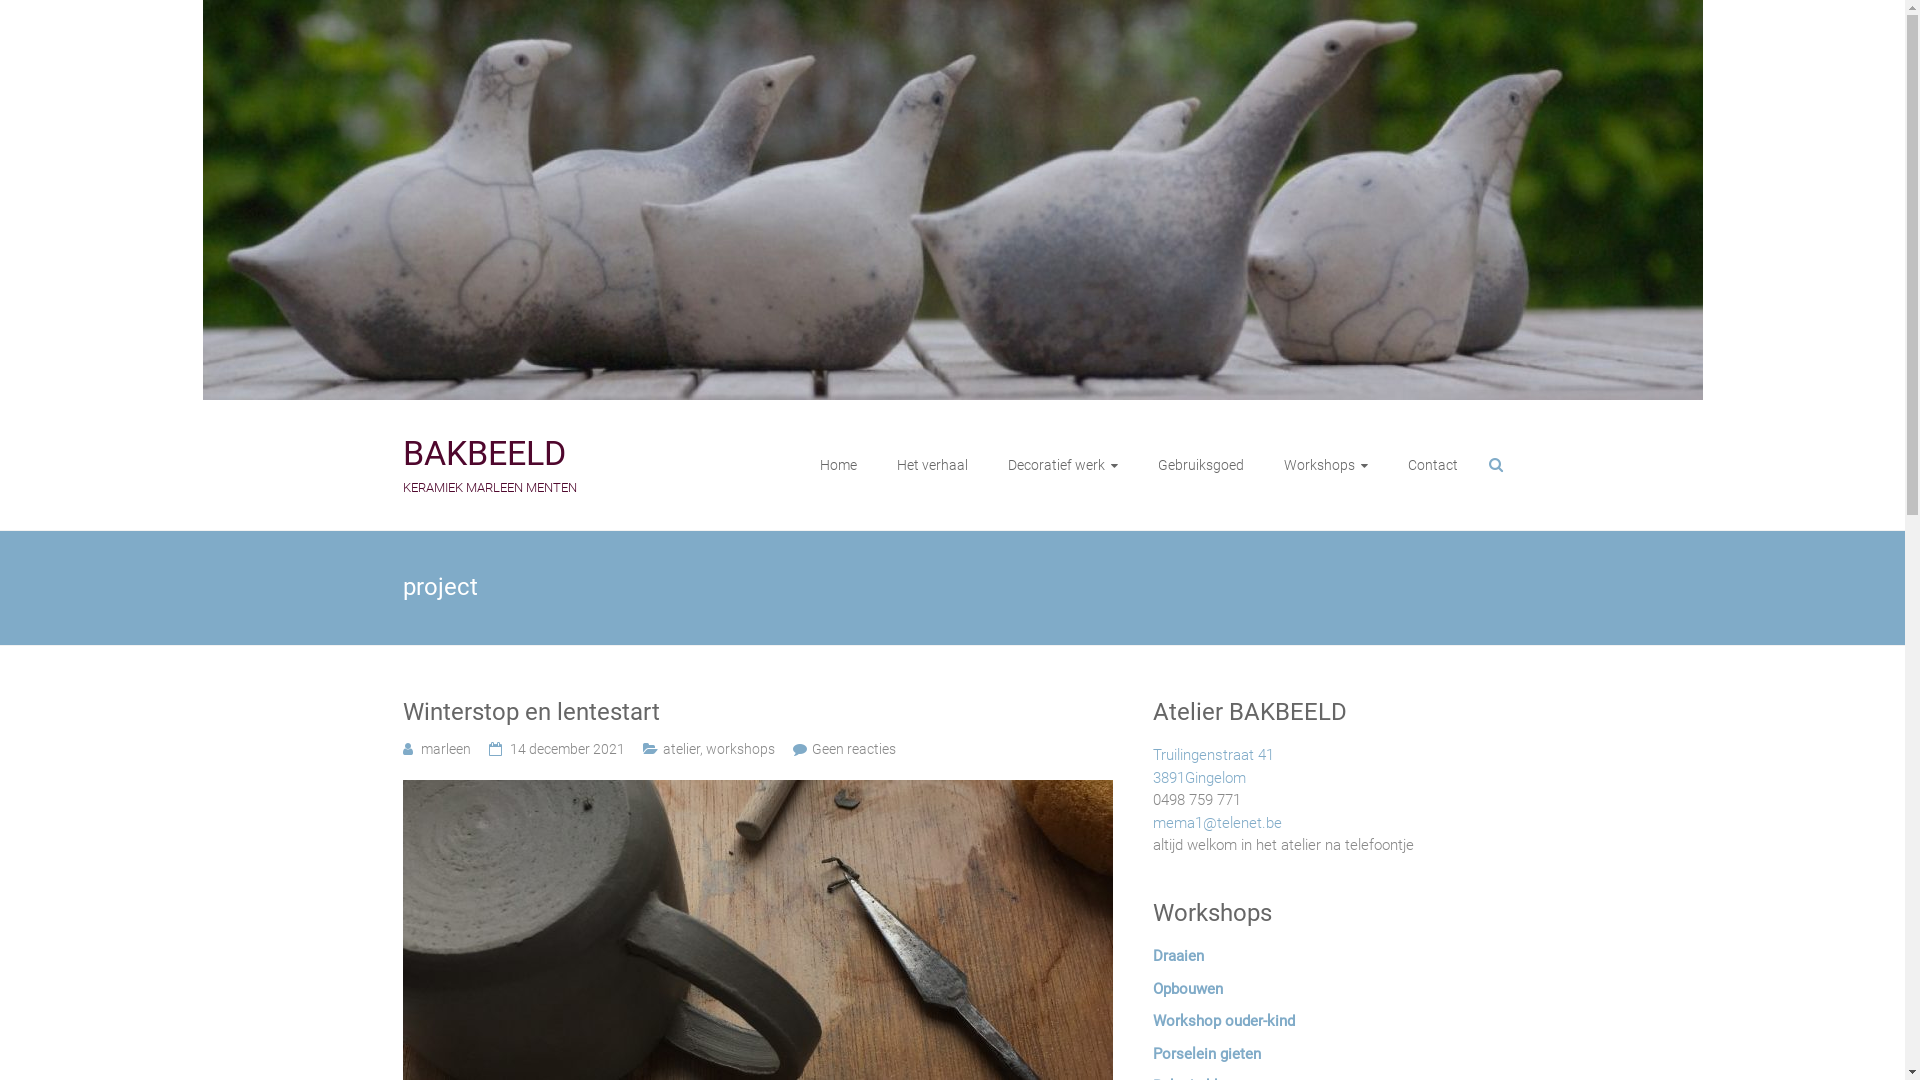 The width and height of the screenshot is (1920, 1080). I want to click on 'BAKBEELD', so click(483, 452).